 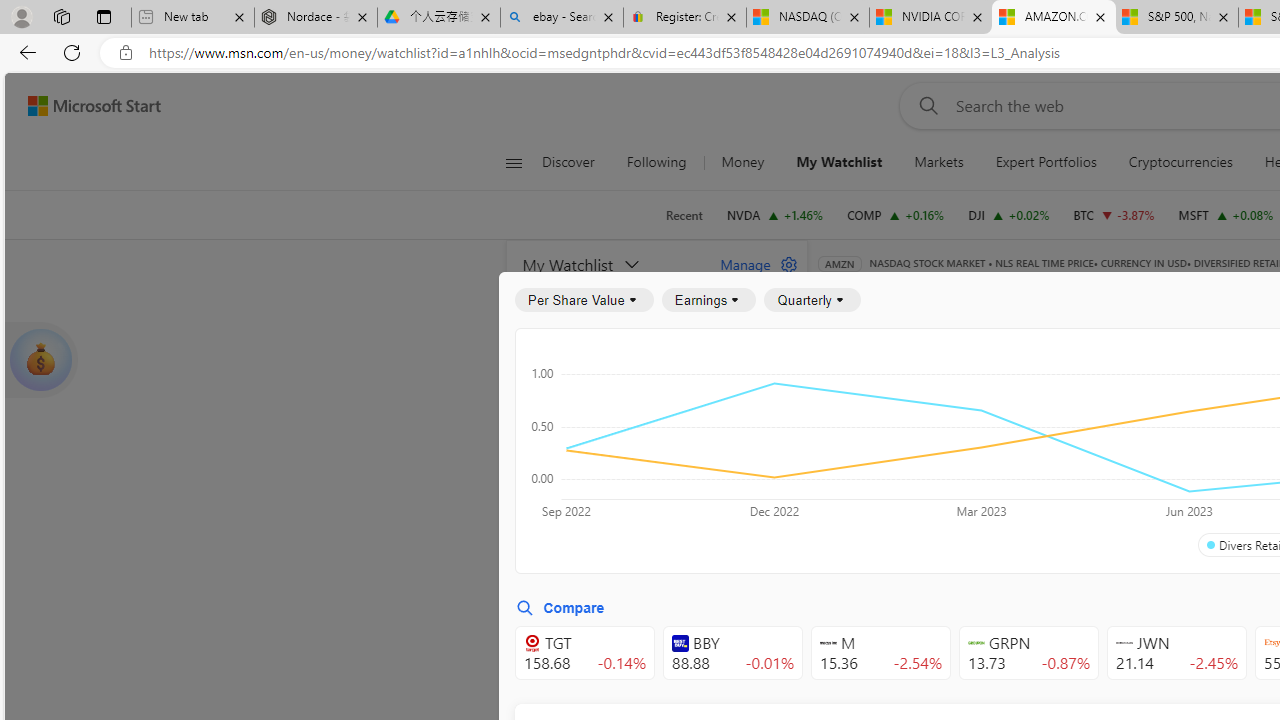 What do you see at coordinates (1180, 162) in the screenshot?
I see `'Cryptocurrencies'` at bounding box center [1180, 162].